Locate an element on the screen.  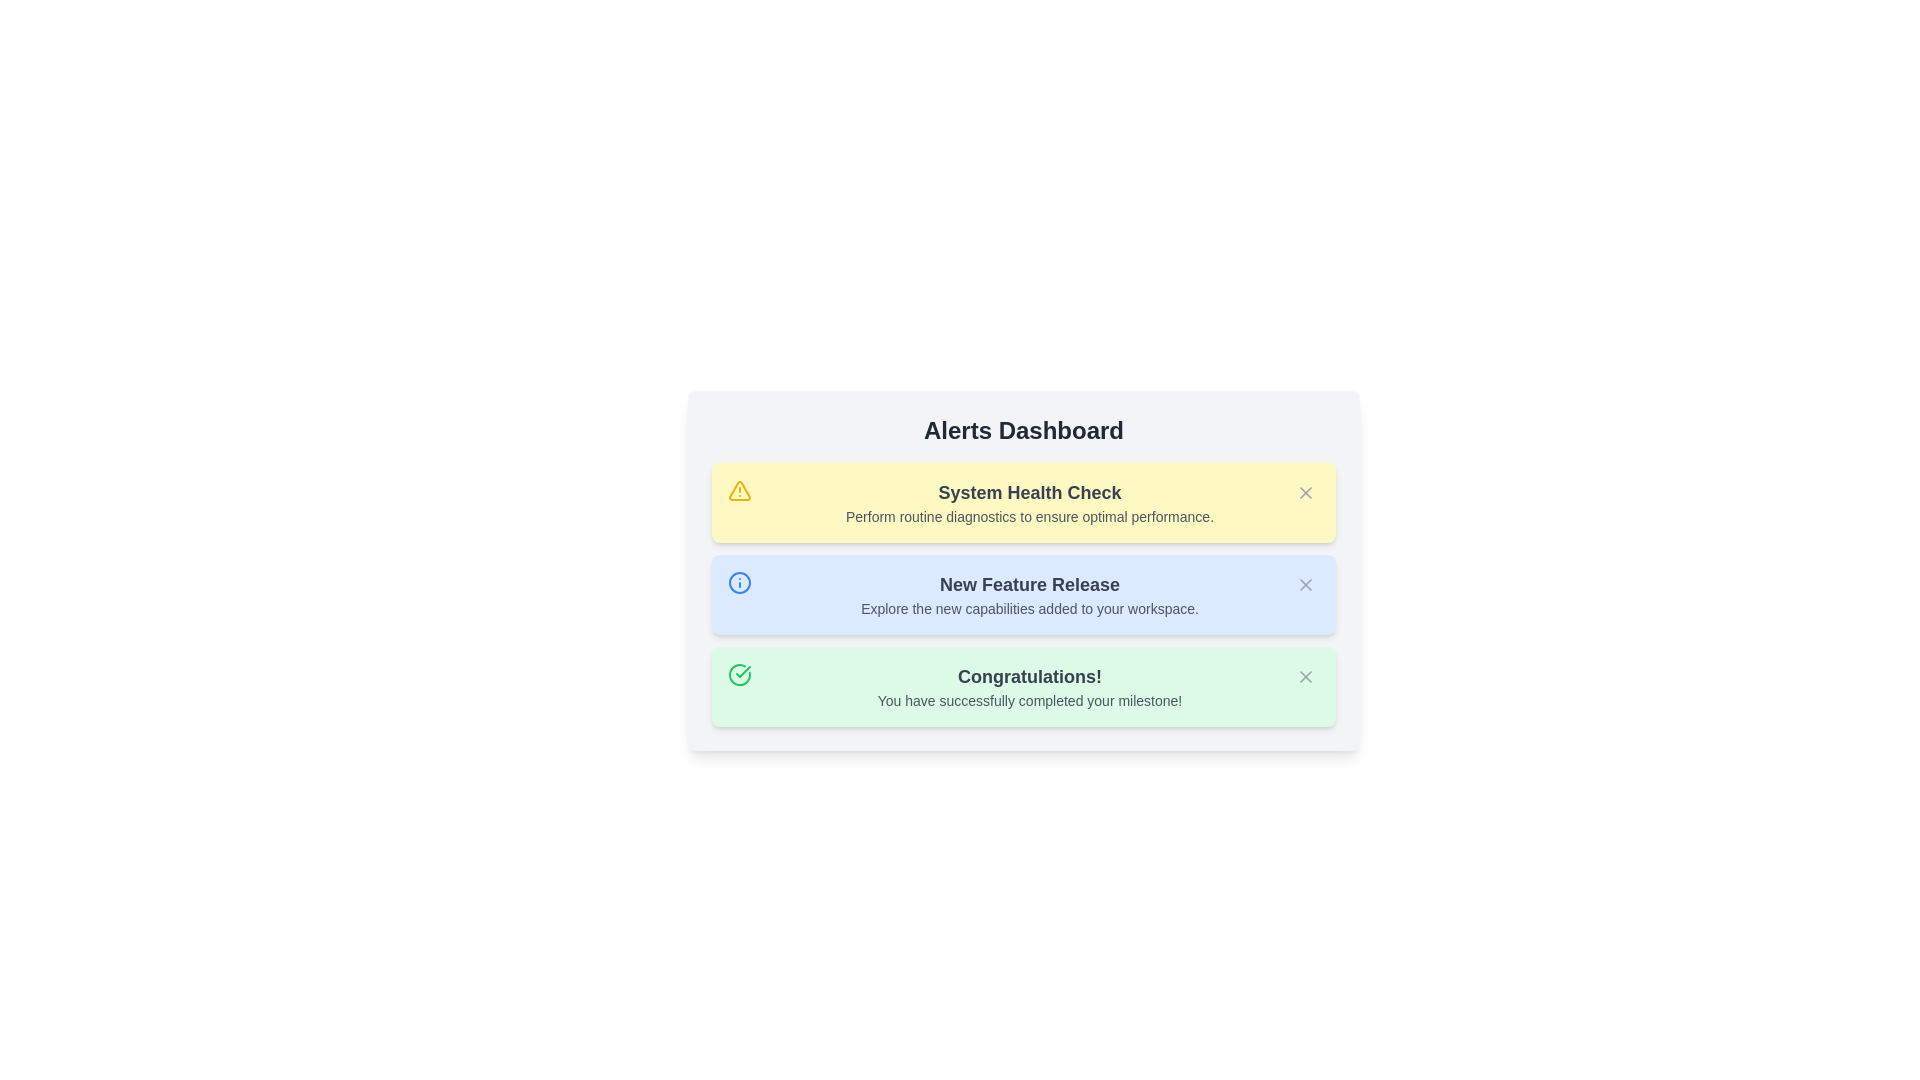
the alert icon for System Health Check to interact with it is located at coordinates (738, 490).